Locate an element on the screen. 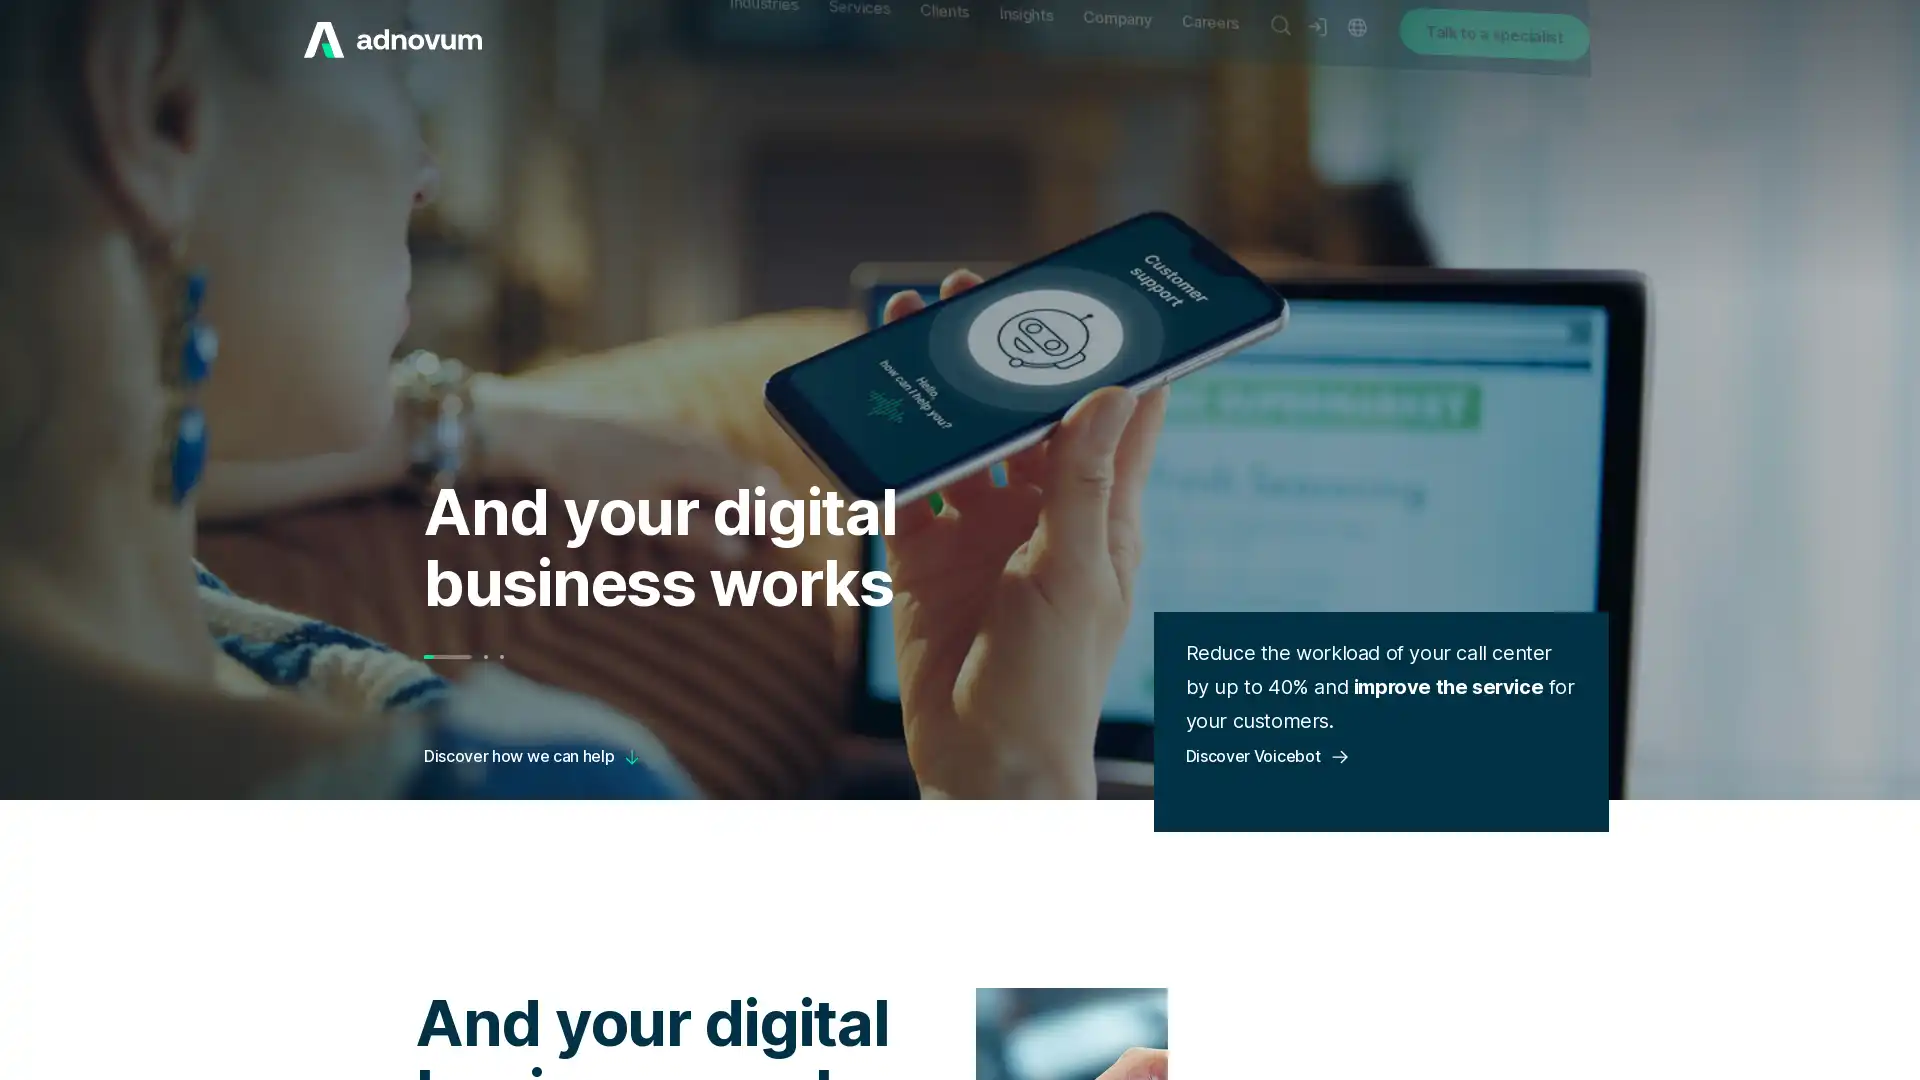 This screenshot has width=1920, height=1080. Go to slide 2 is located at coordinates (440, 656).